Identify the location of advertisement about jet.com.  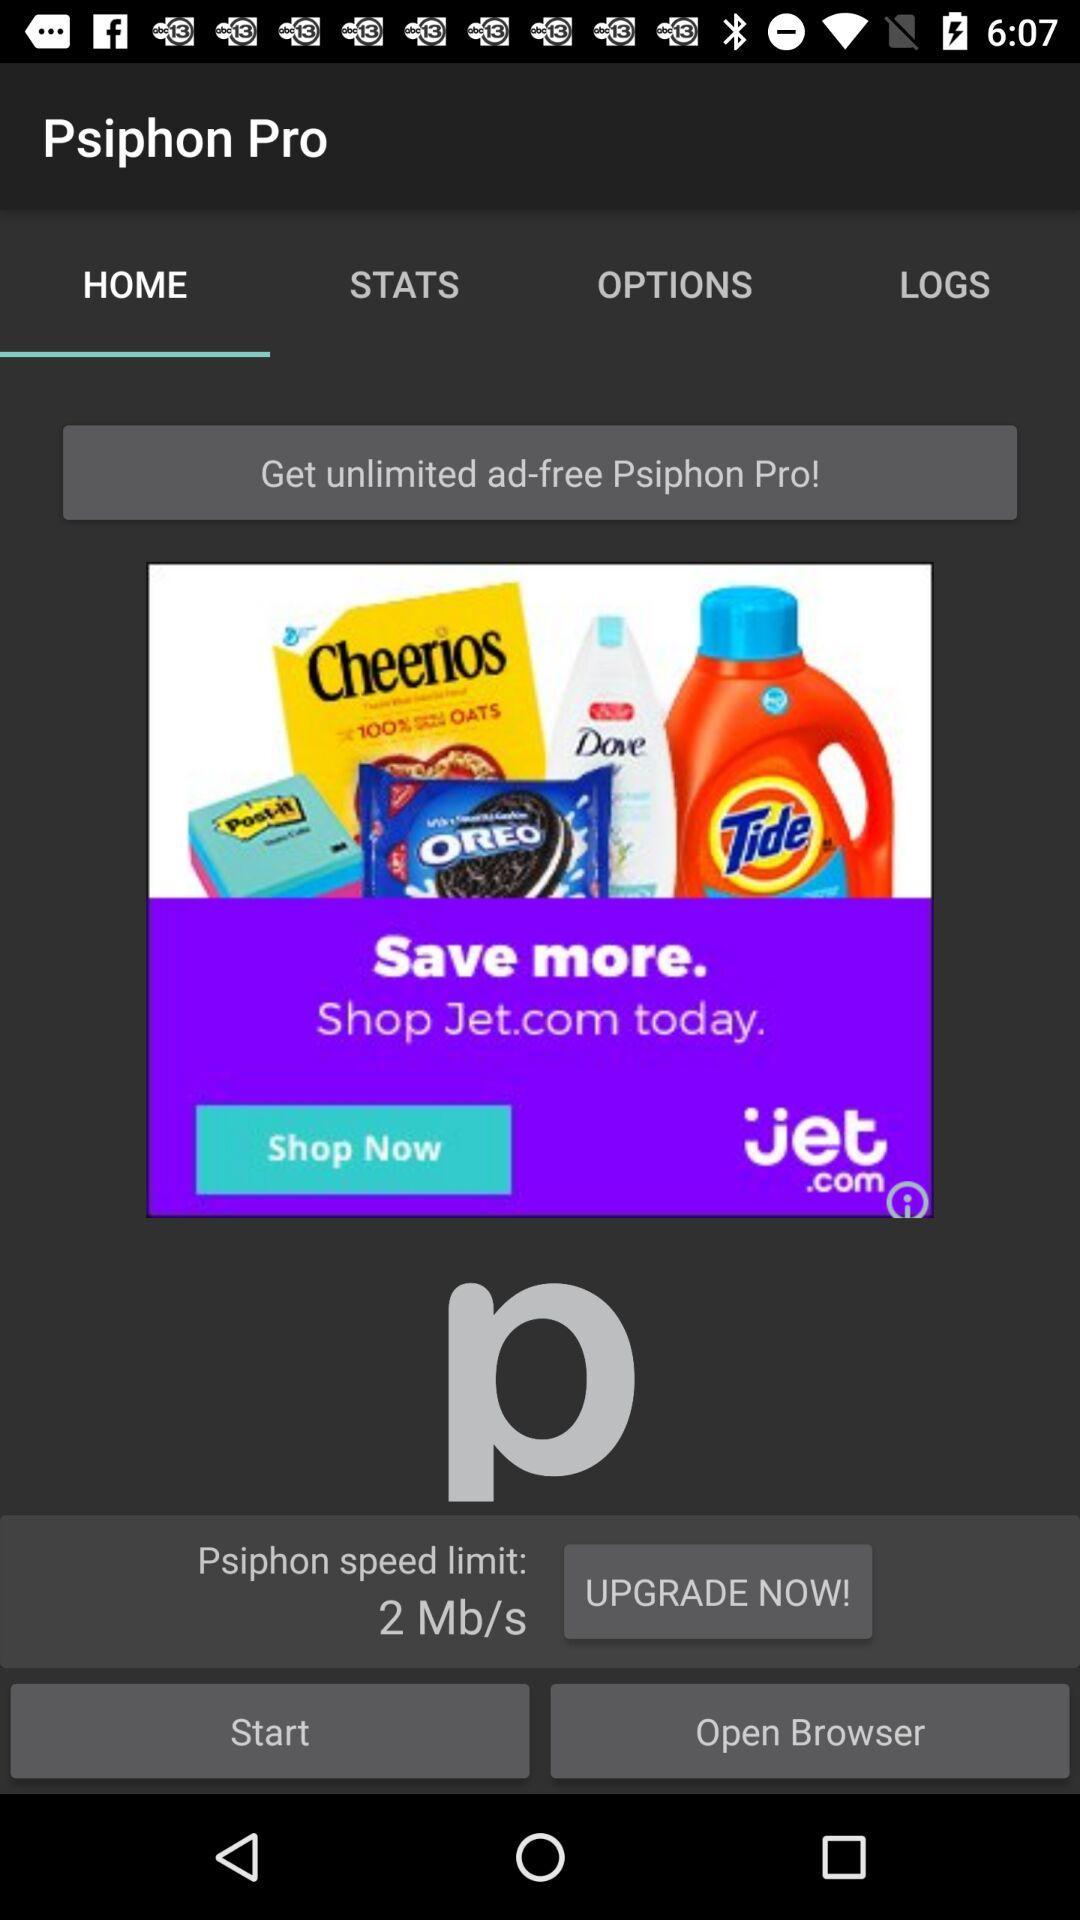
(540, 888).